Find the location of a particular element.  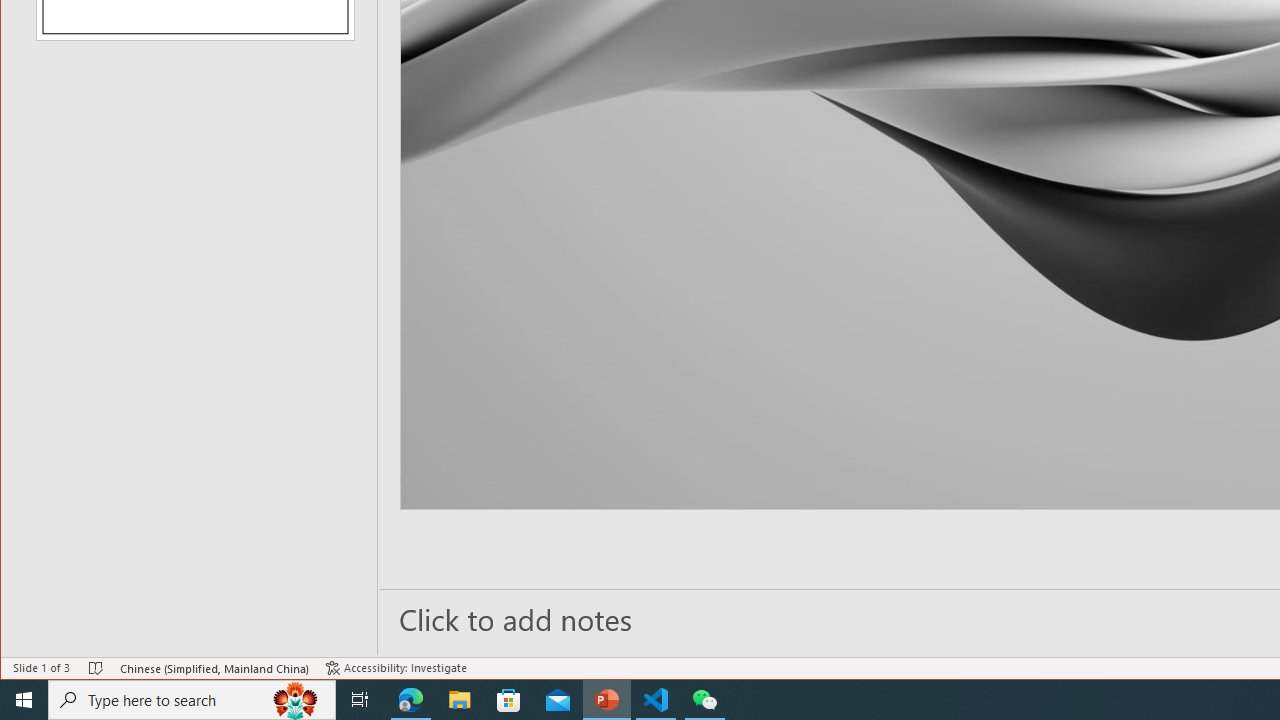

'Start' is located at coordinates (24, 698).